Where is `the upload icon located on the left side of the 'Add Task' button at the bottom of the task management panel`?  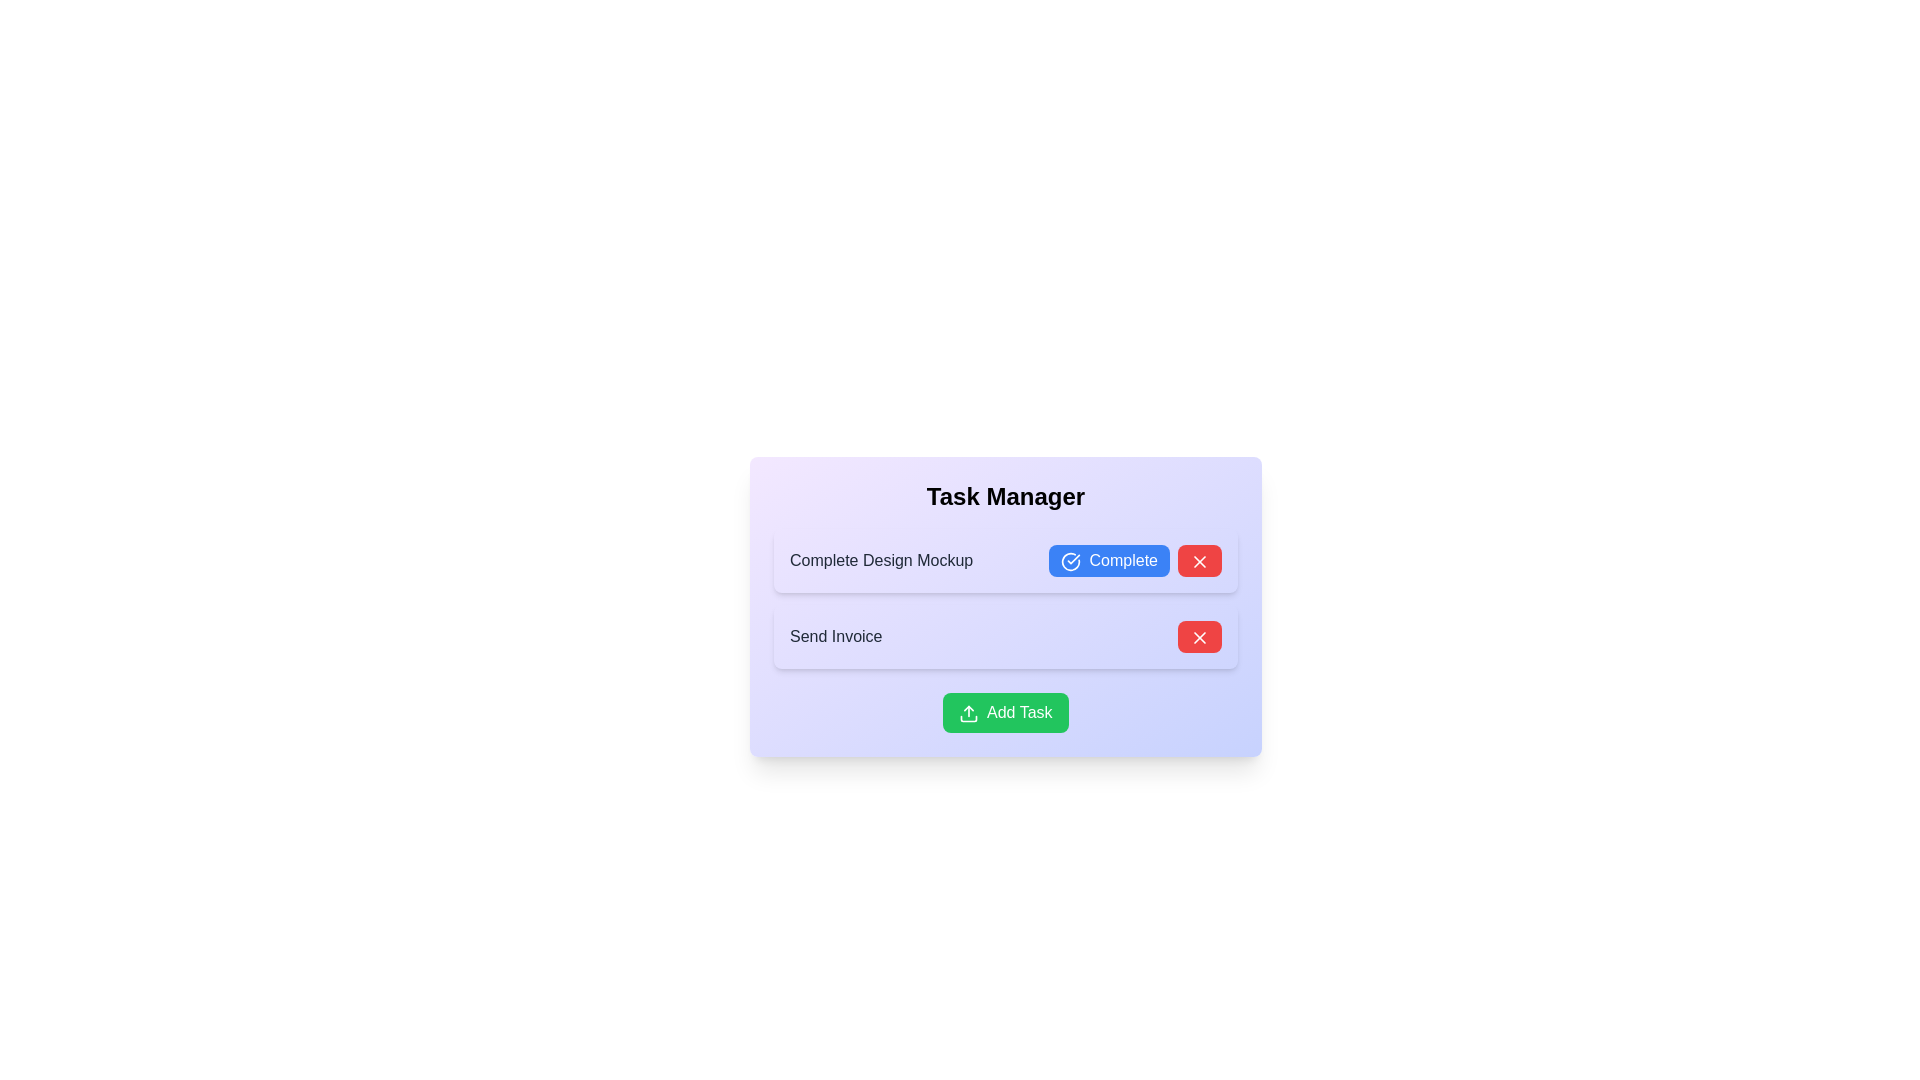 the upload icon located on the left side of the 'Add Task' button at the bottom of the task management panel is located at coordinates (969, 712).